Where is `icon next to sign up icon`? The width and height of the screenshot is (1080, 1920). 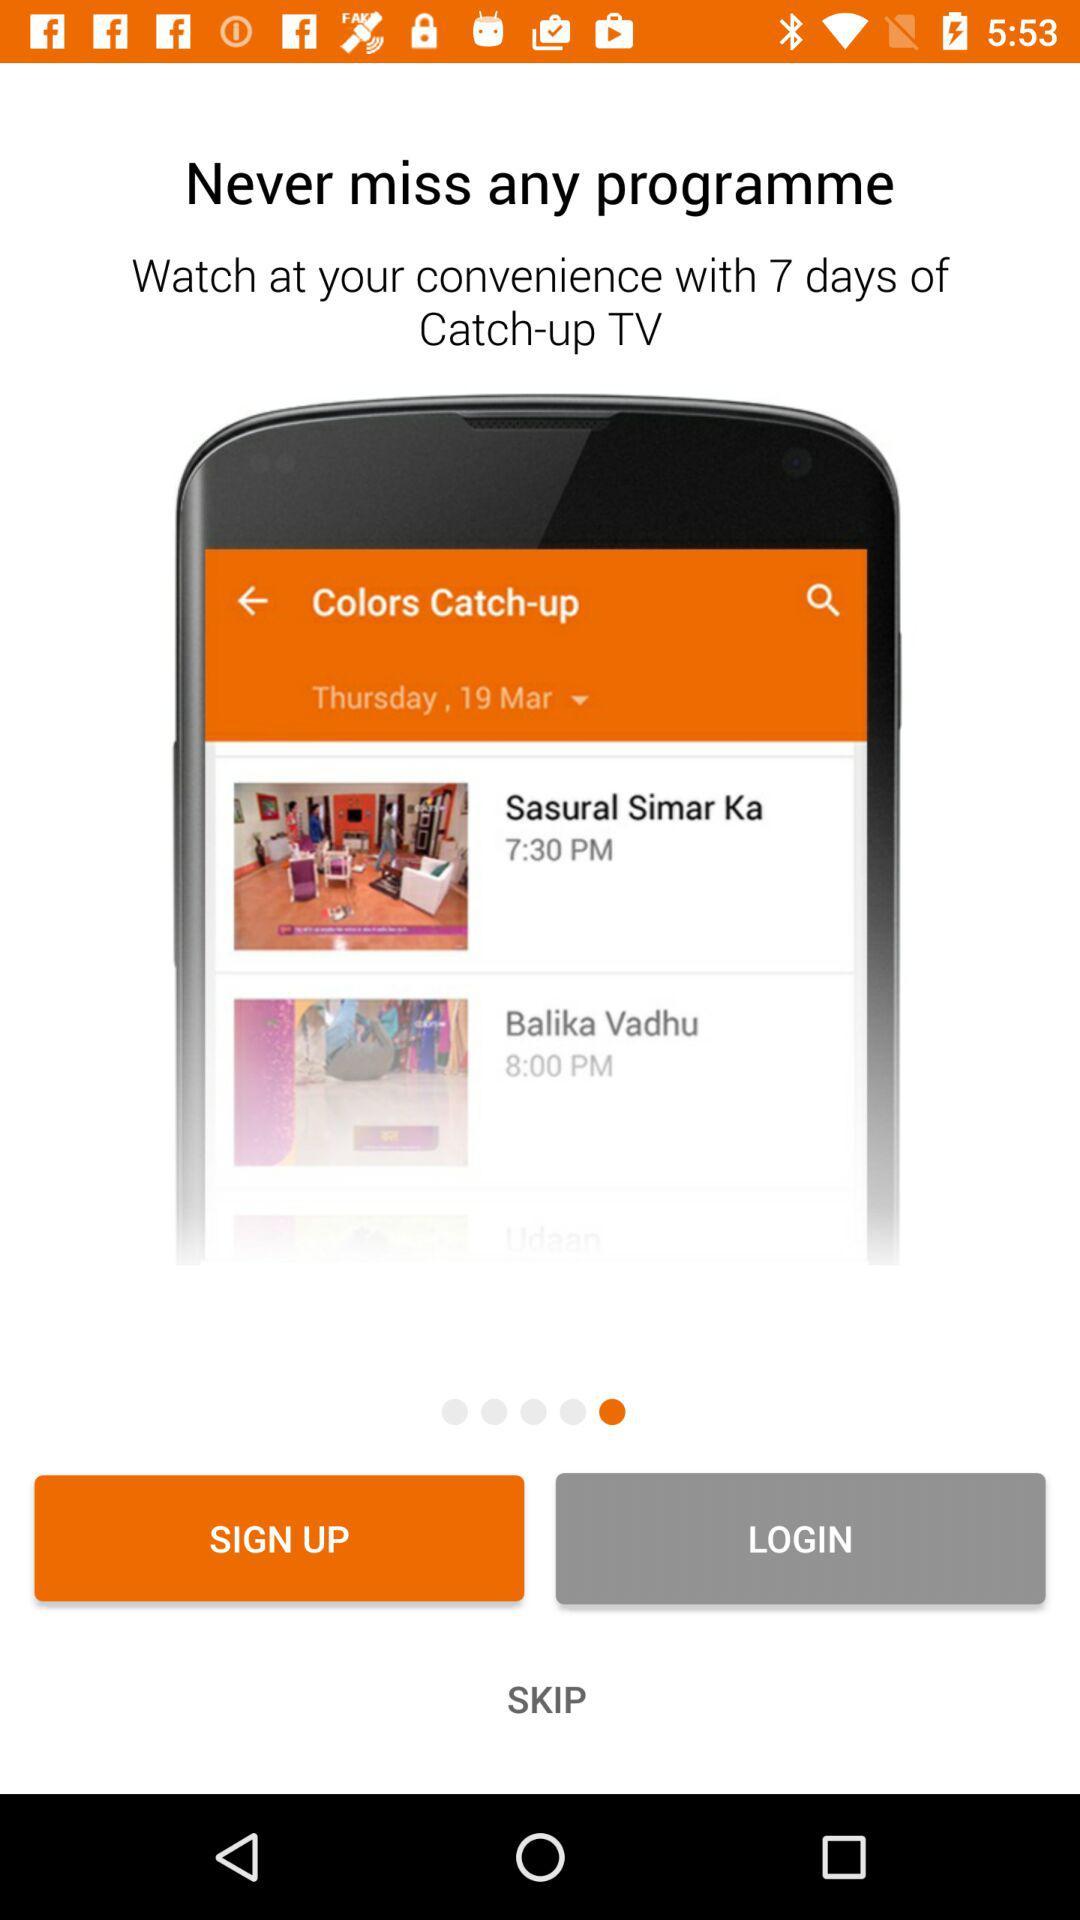
icon next to sign up icon is located at coordinates (799, 1537).